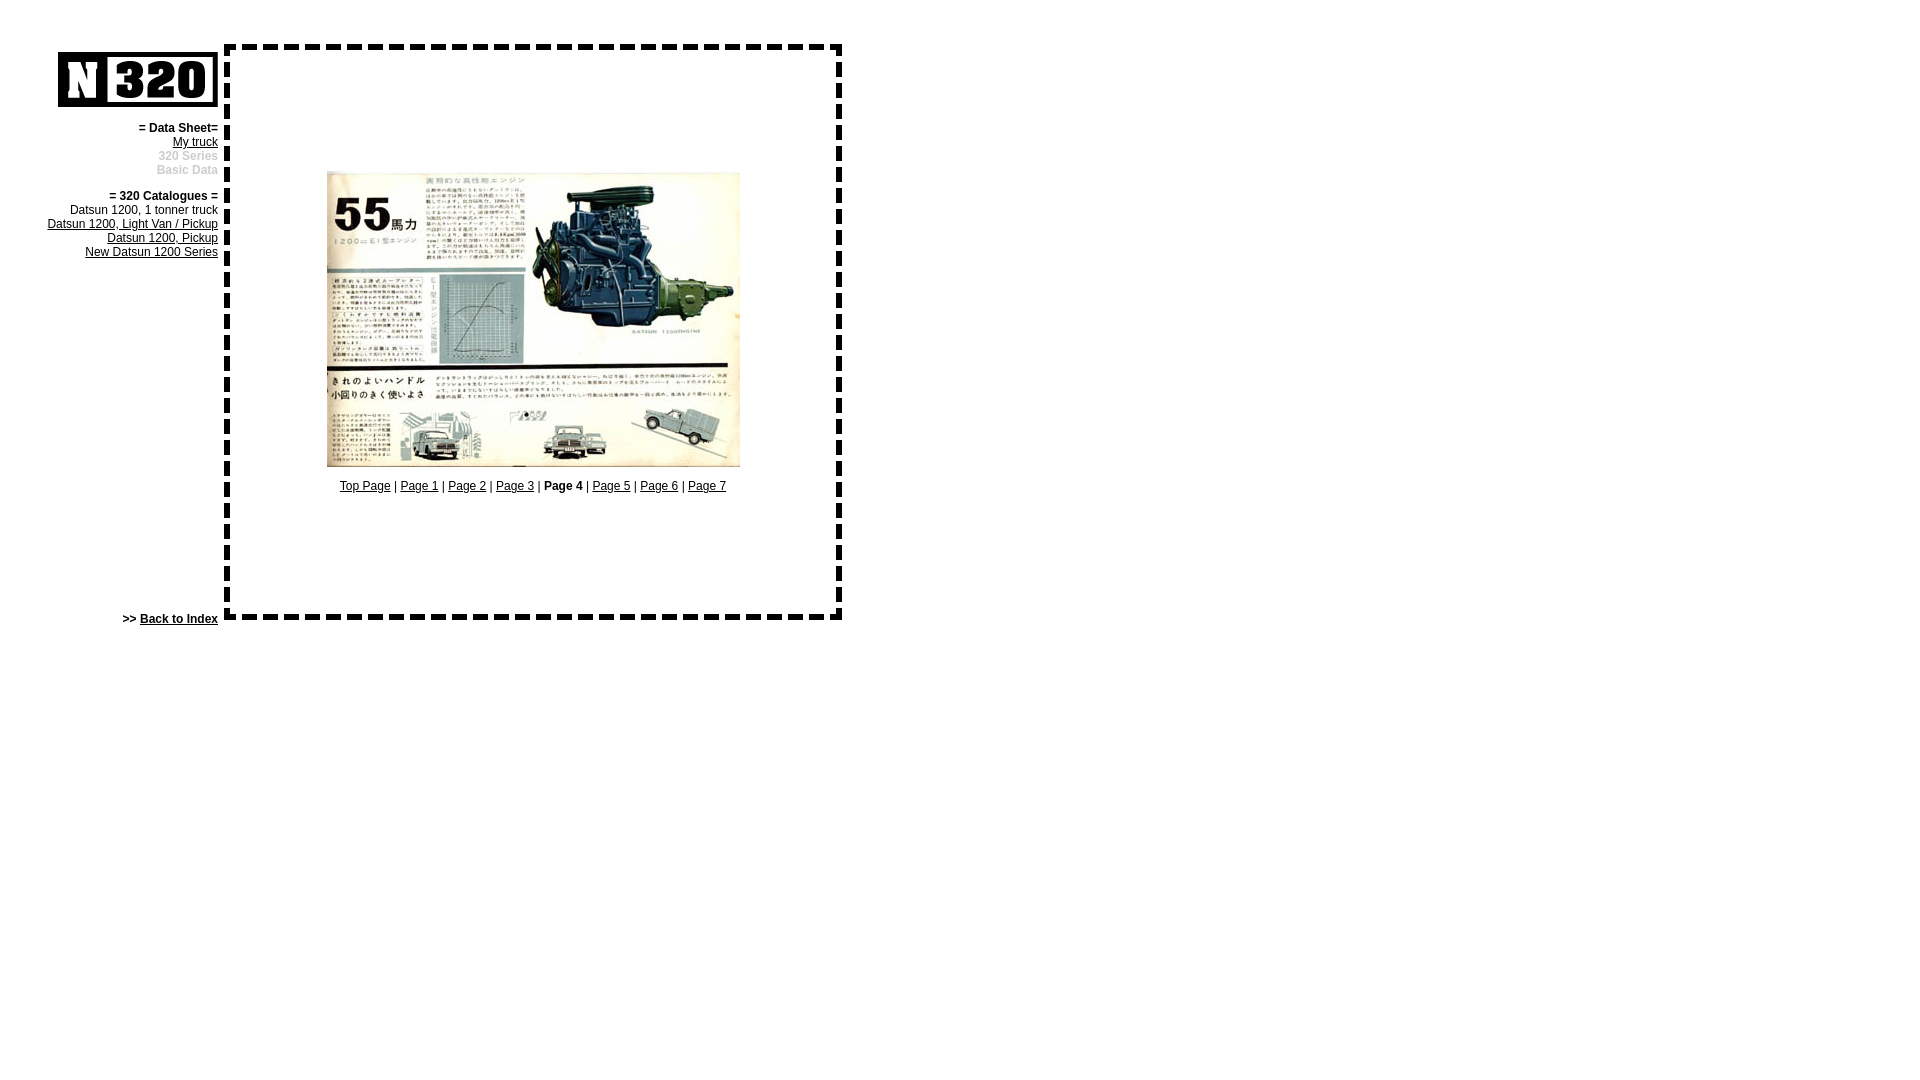 This screenshot has height=1080, width=1920. I want to click on 'New Datsun 1200 Series', so click(150, 250).